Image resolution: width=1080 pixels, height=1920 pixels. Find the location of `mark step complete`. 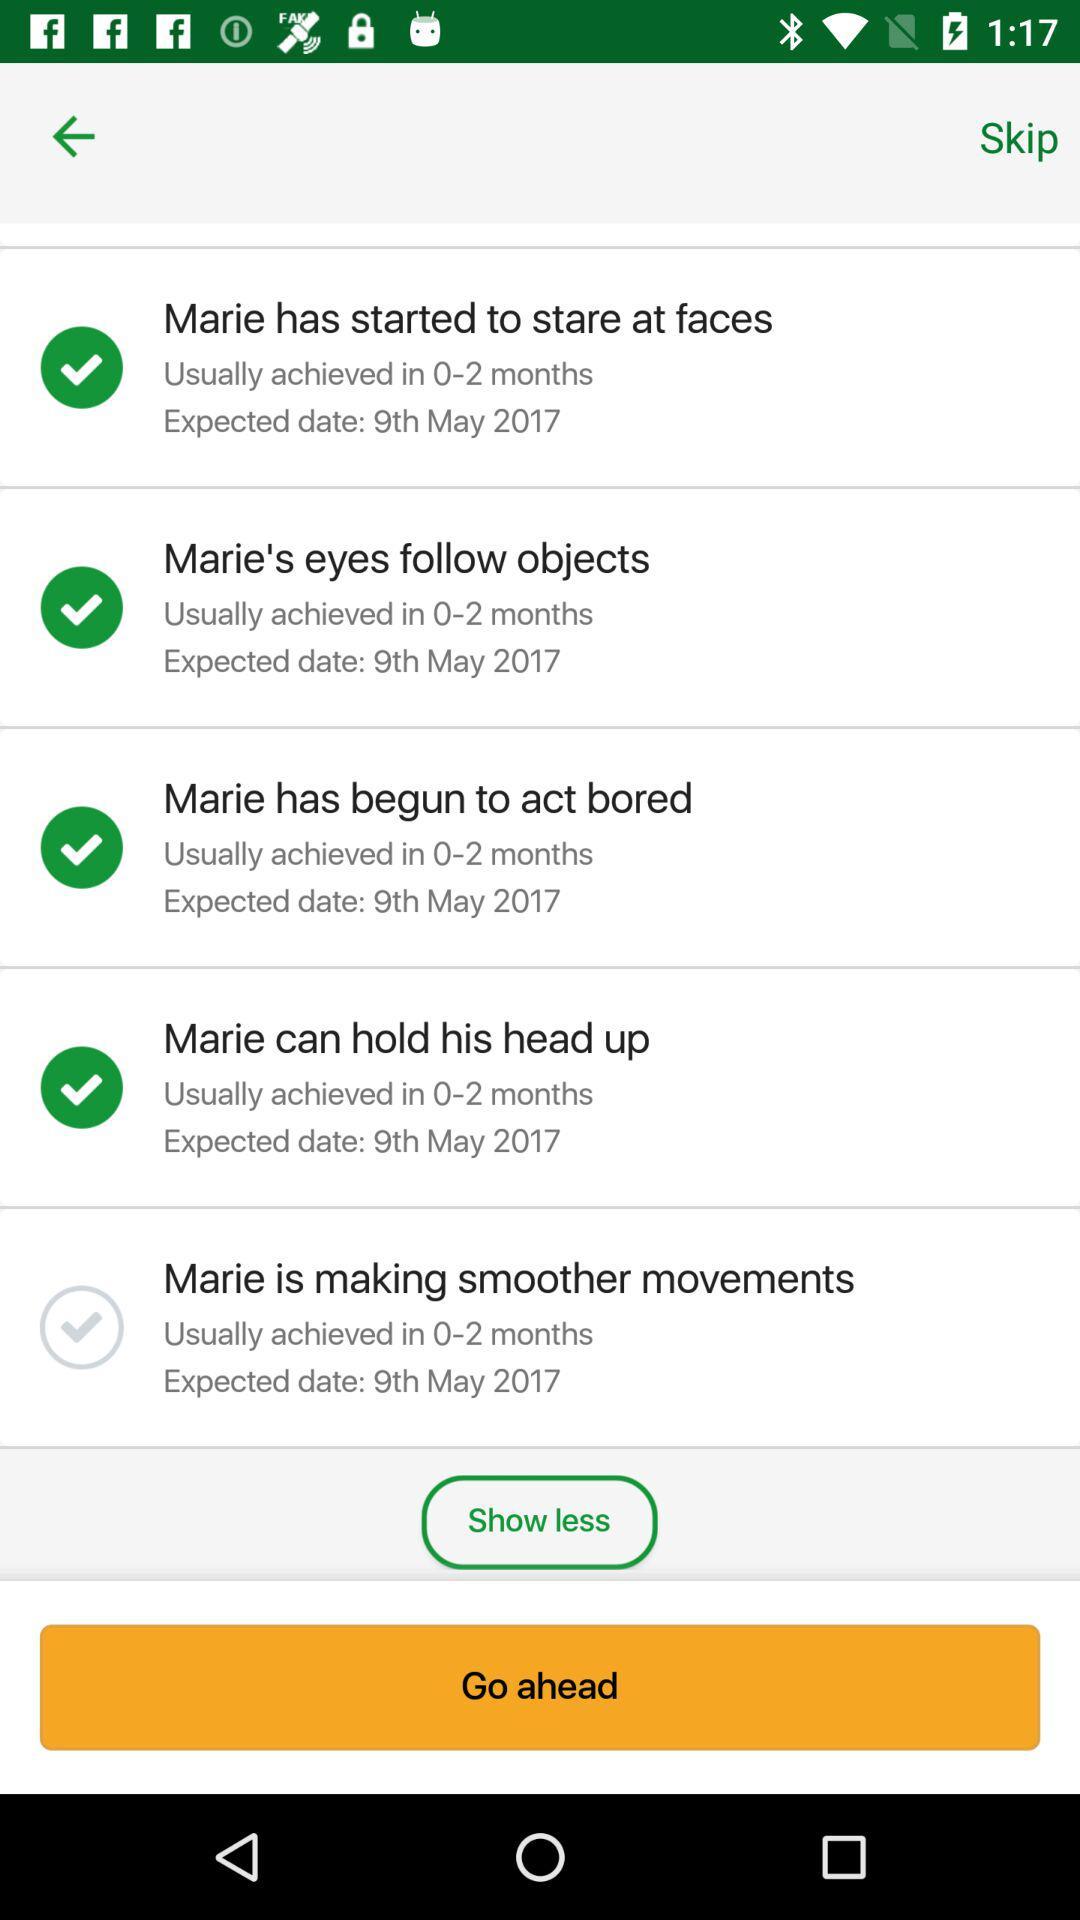

mark step complete is located at coordinates (101, 1086).